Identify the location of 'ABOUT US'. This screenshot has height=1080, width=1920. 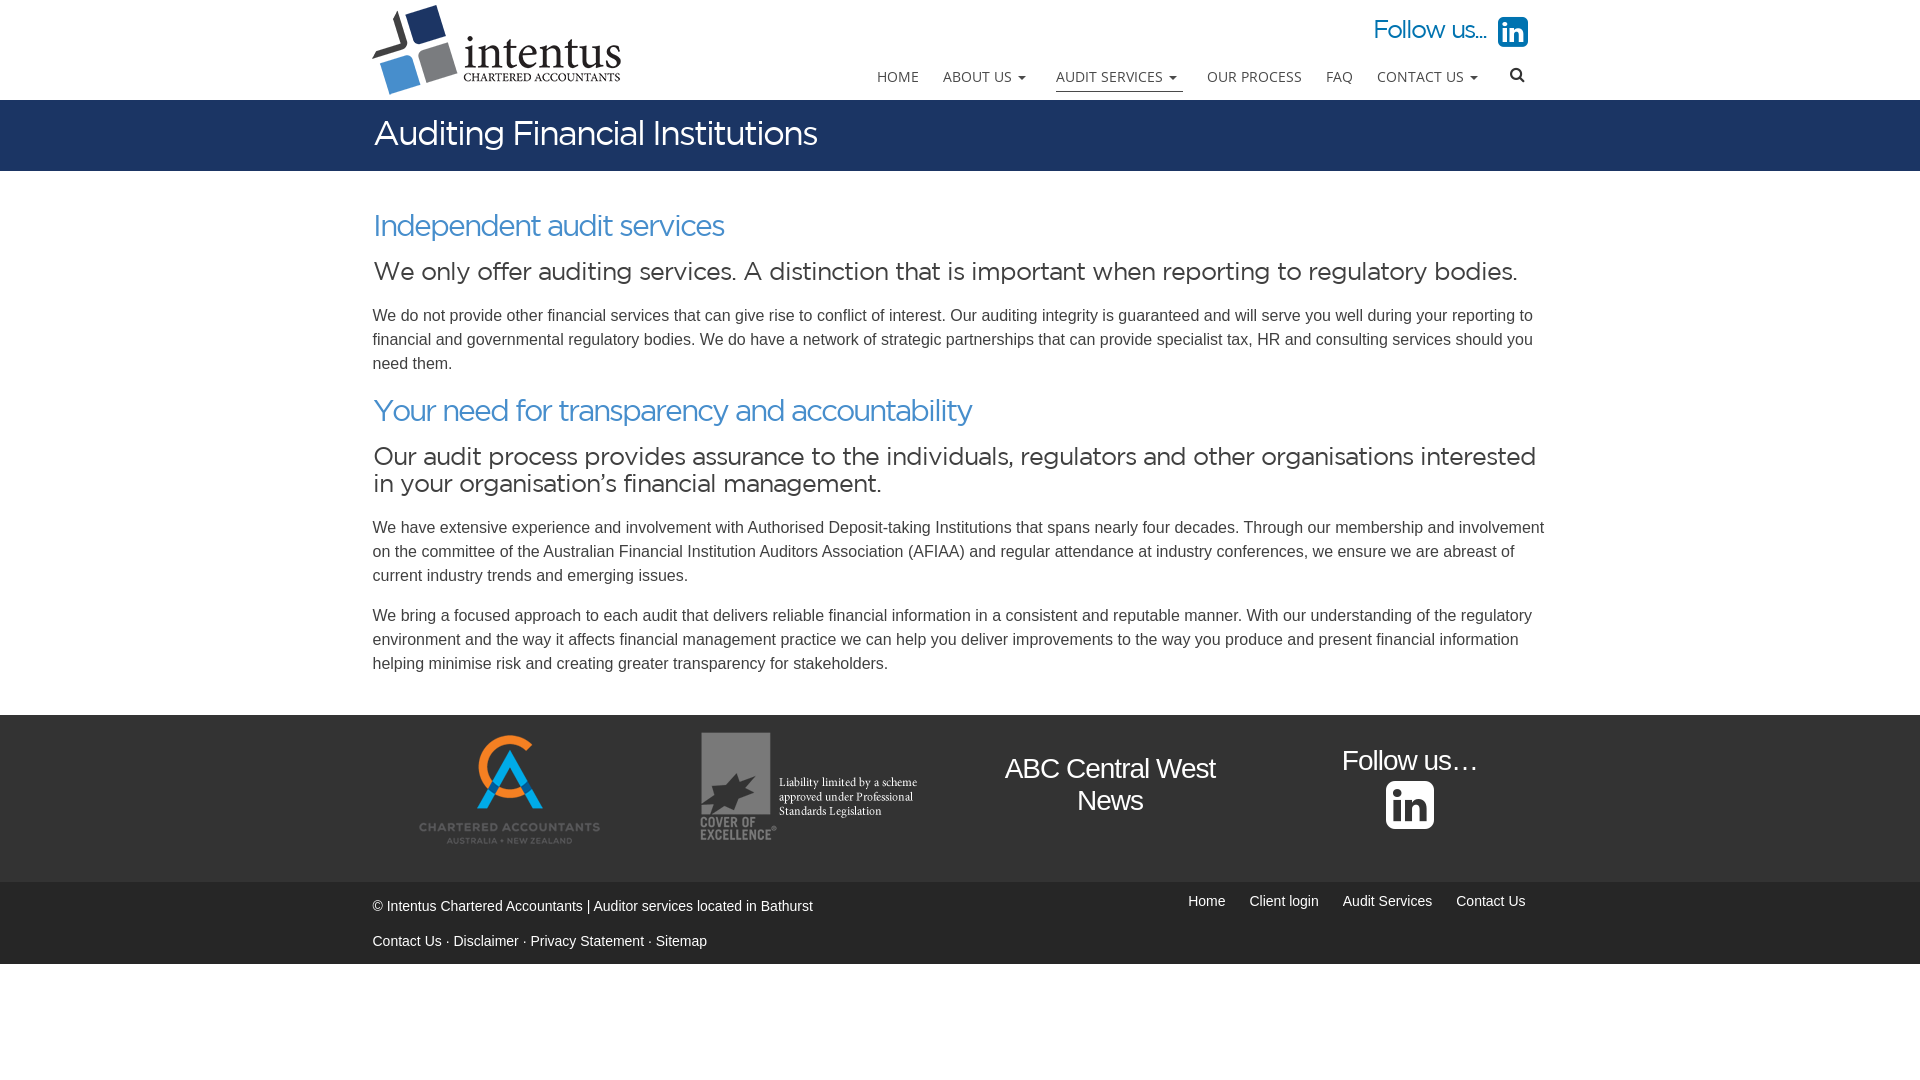
(987, 76).